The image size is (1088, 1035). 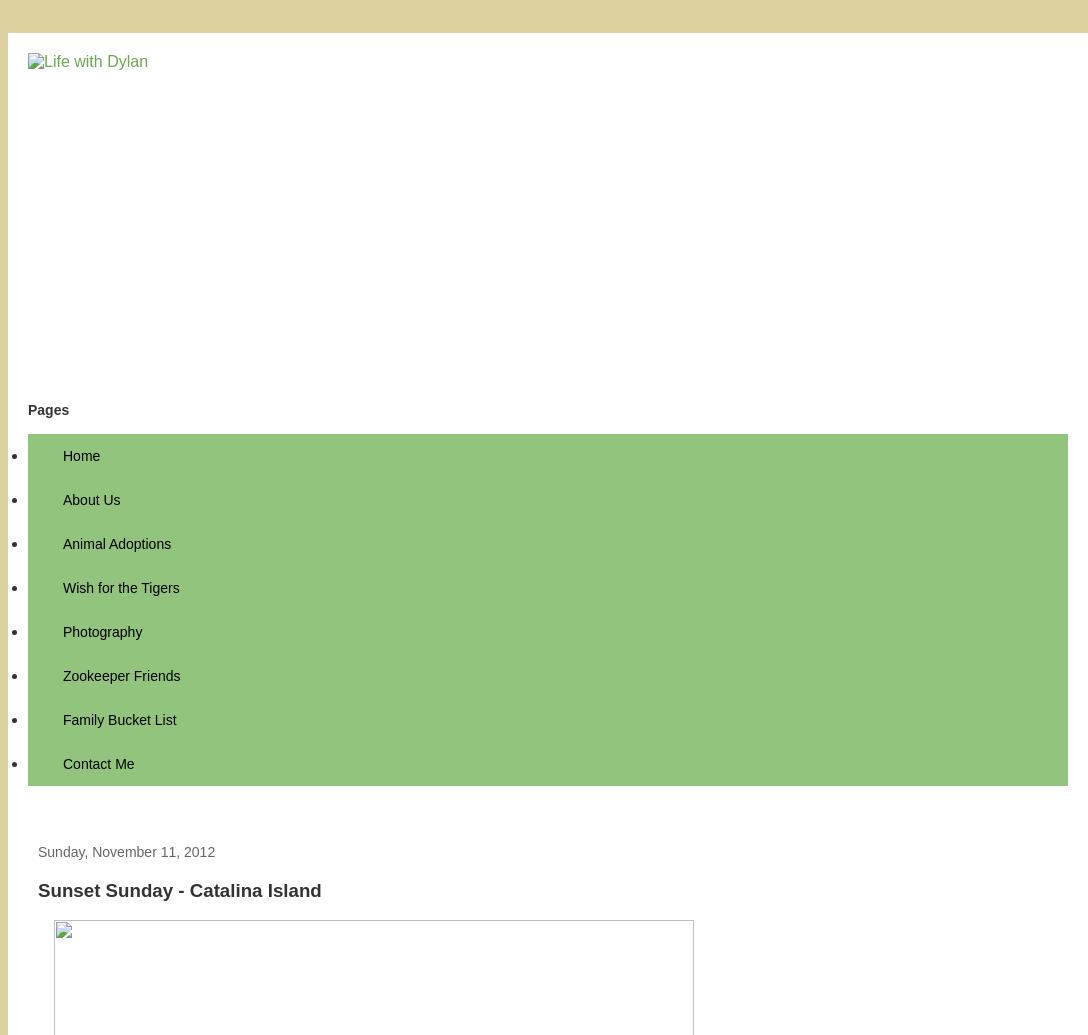 I want to click on 'Home', so click(x=81, y=456).